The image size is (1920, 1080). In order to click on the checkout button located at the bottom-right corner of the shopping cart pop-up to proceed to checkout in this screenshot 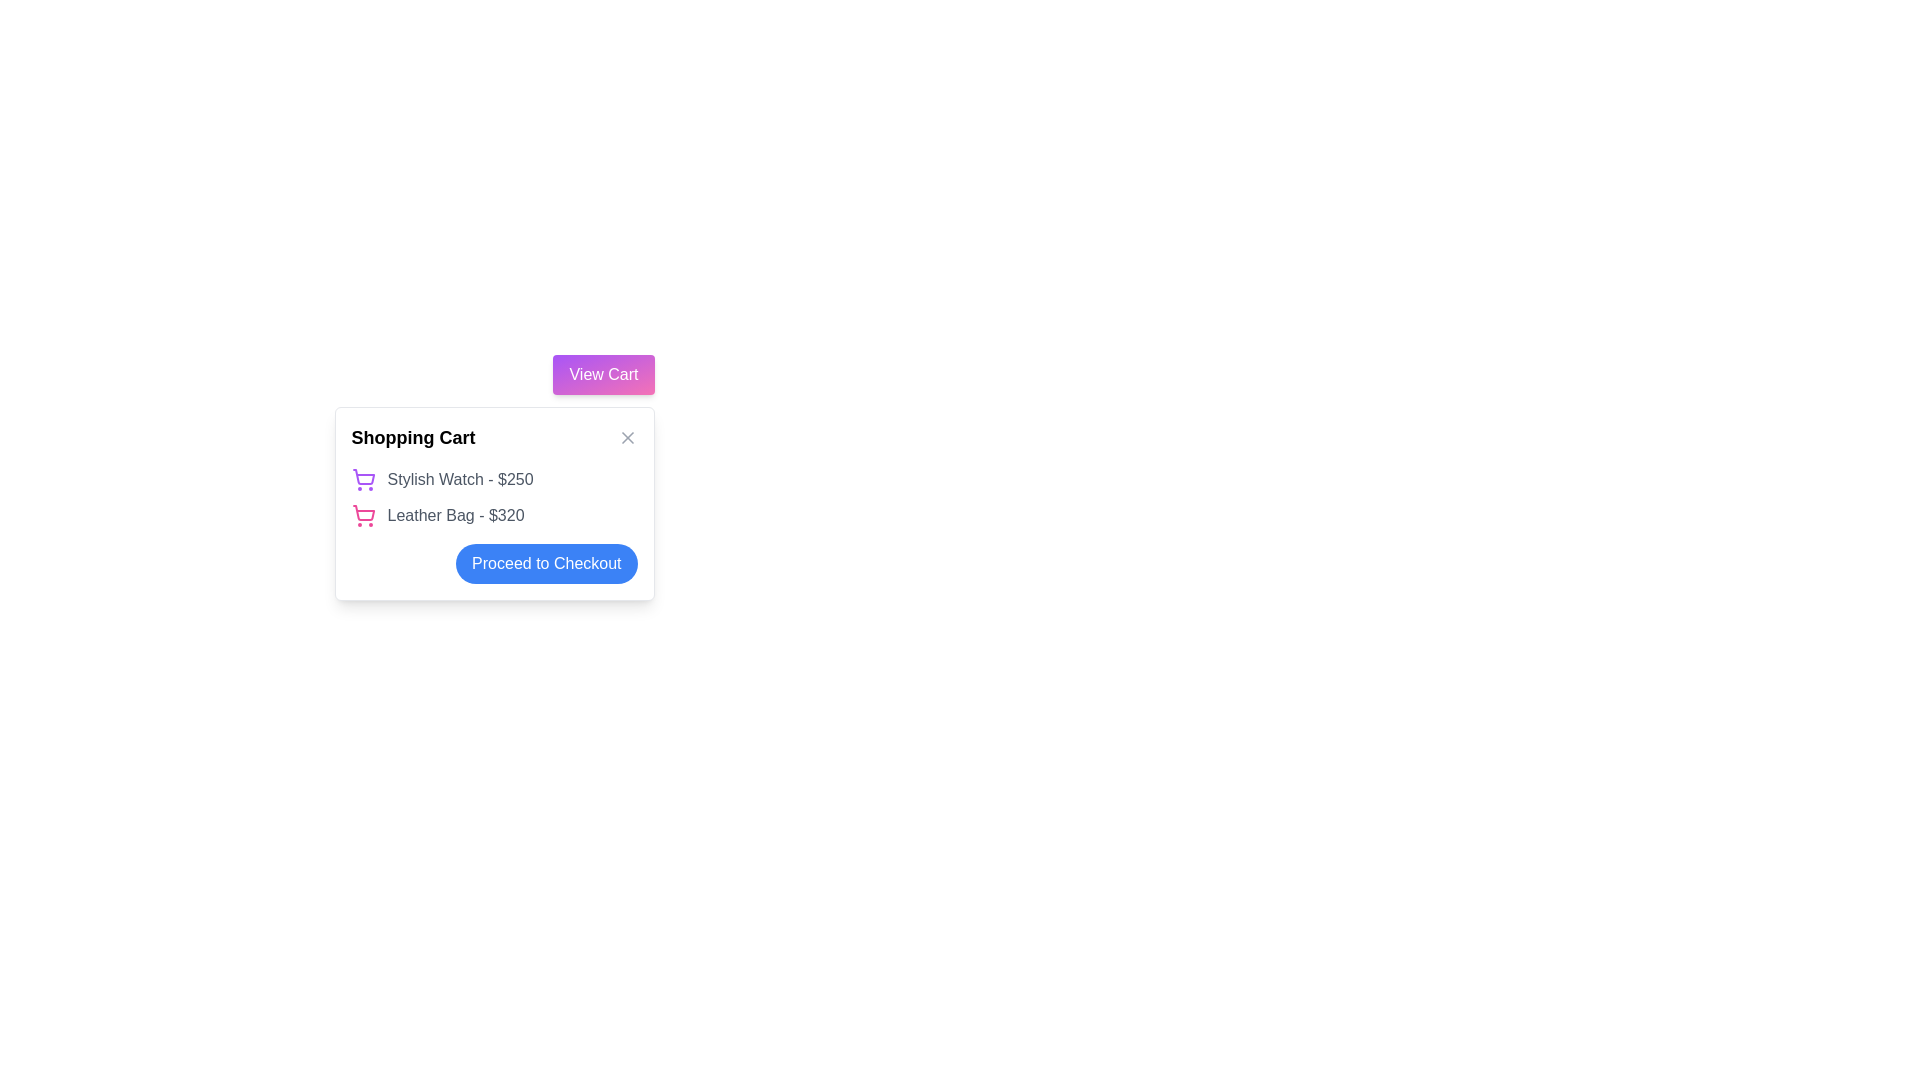, I will do `click(494, 563)`.